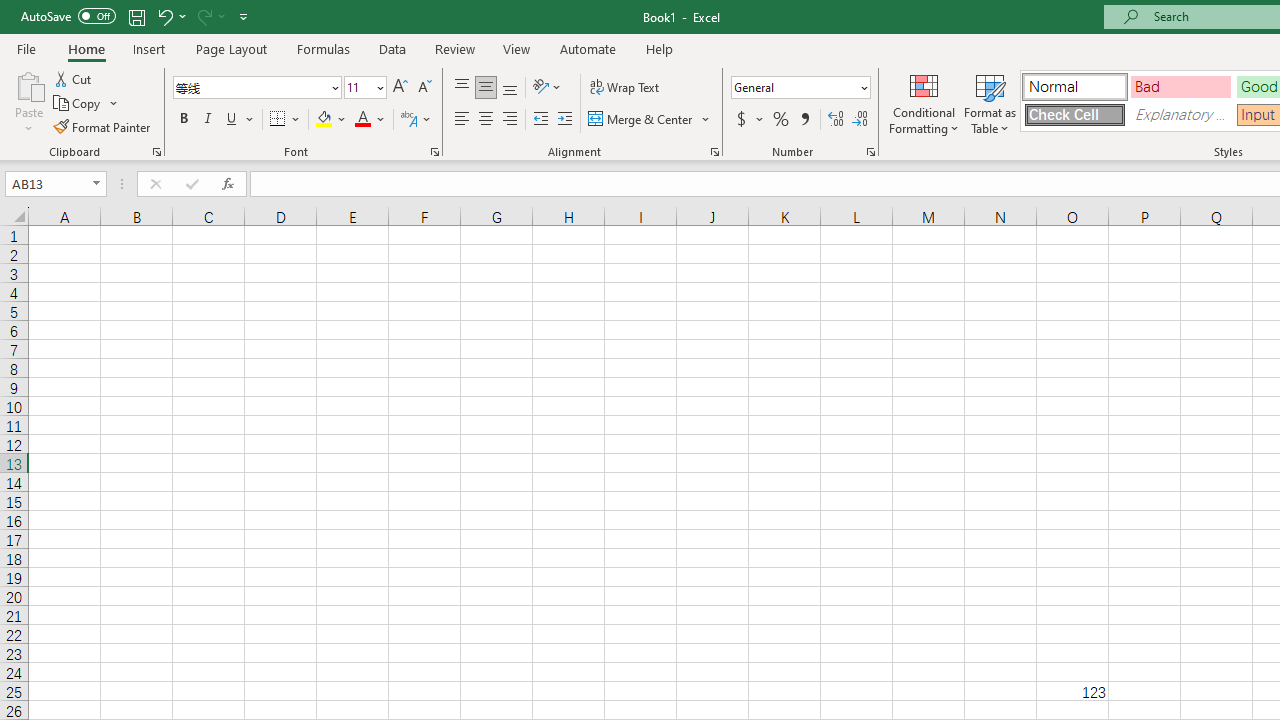 This screenshot has height=720, width=1280. Describe the element at coordinates (740, 119) in the screenshot. I see `'Accounting Number Format'` at that location.